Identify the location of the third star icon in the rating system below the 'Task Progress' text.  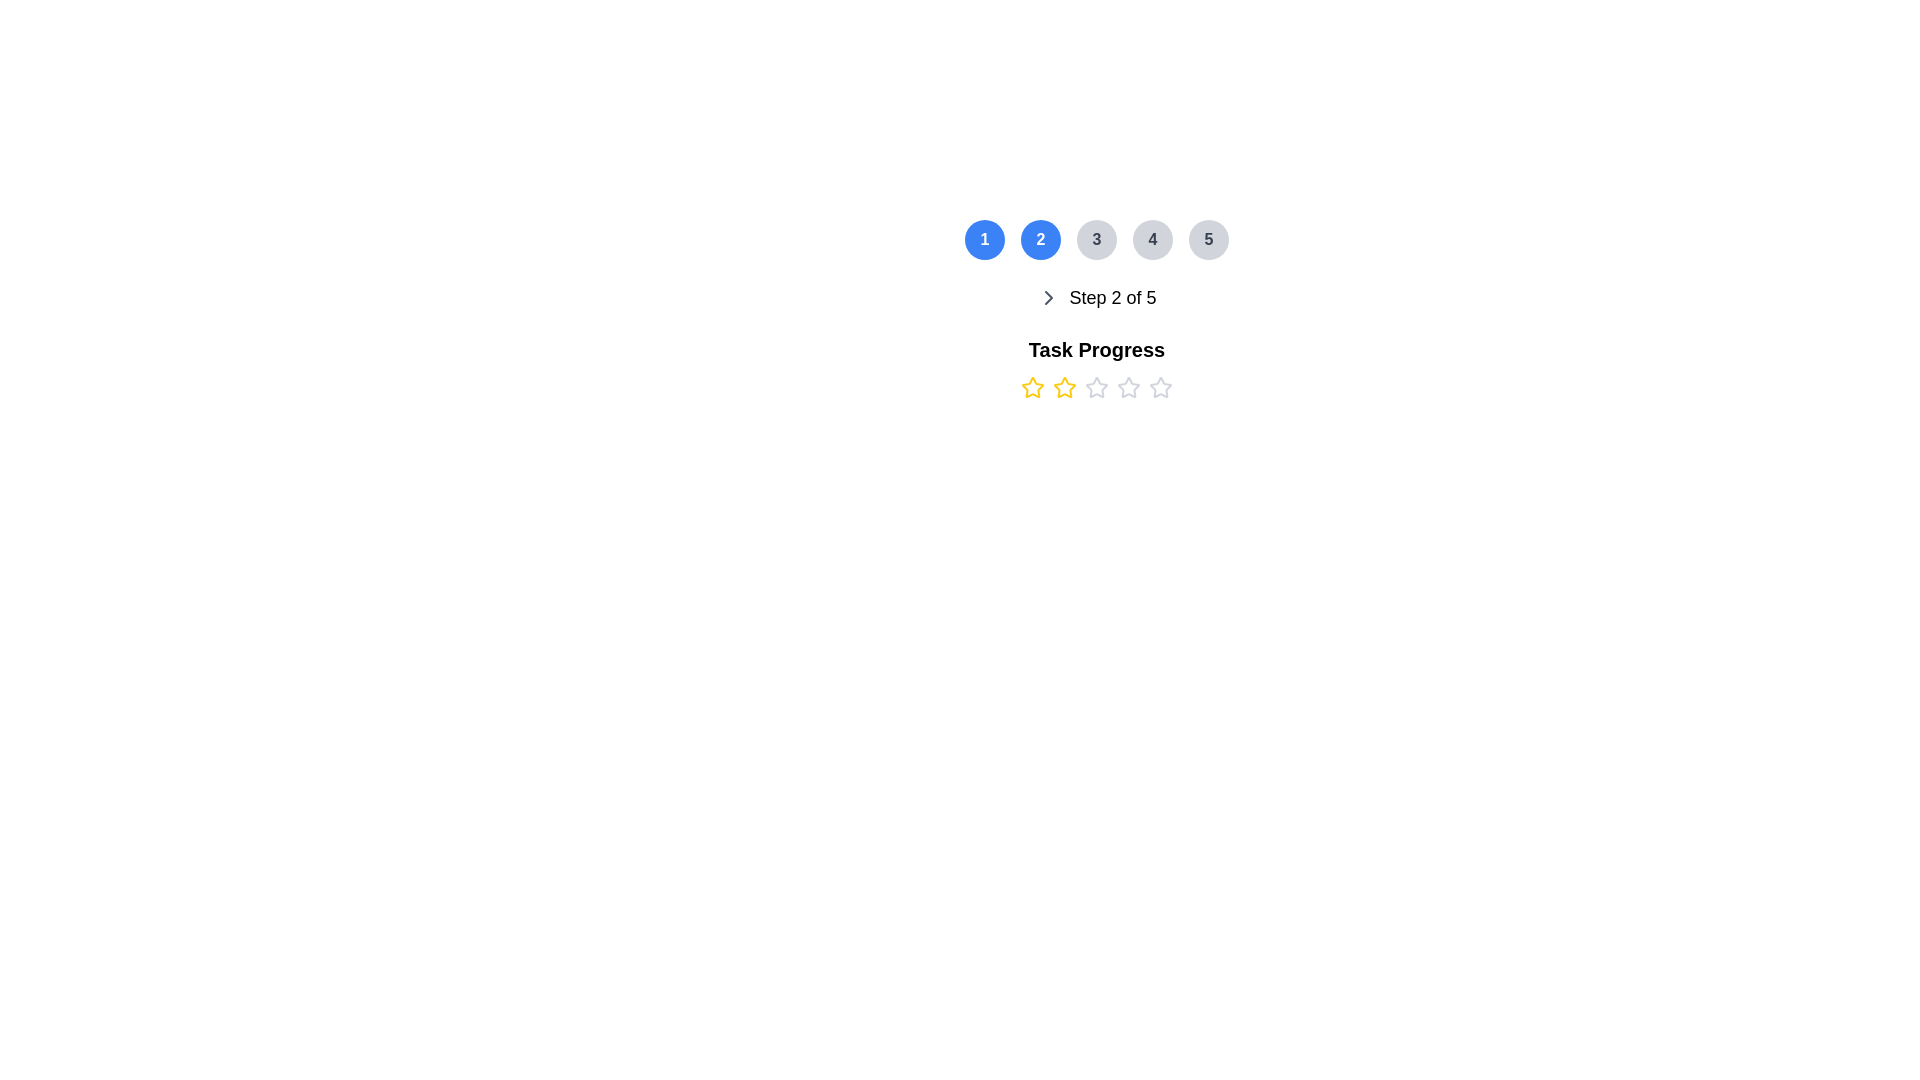
(1096, 387).